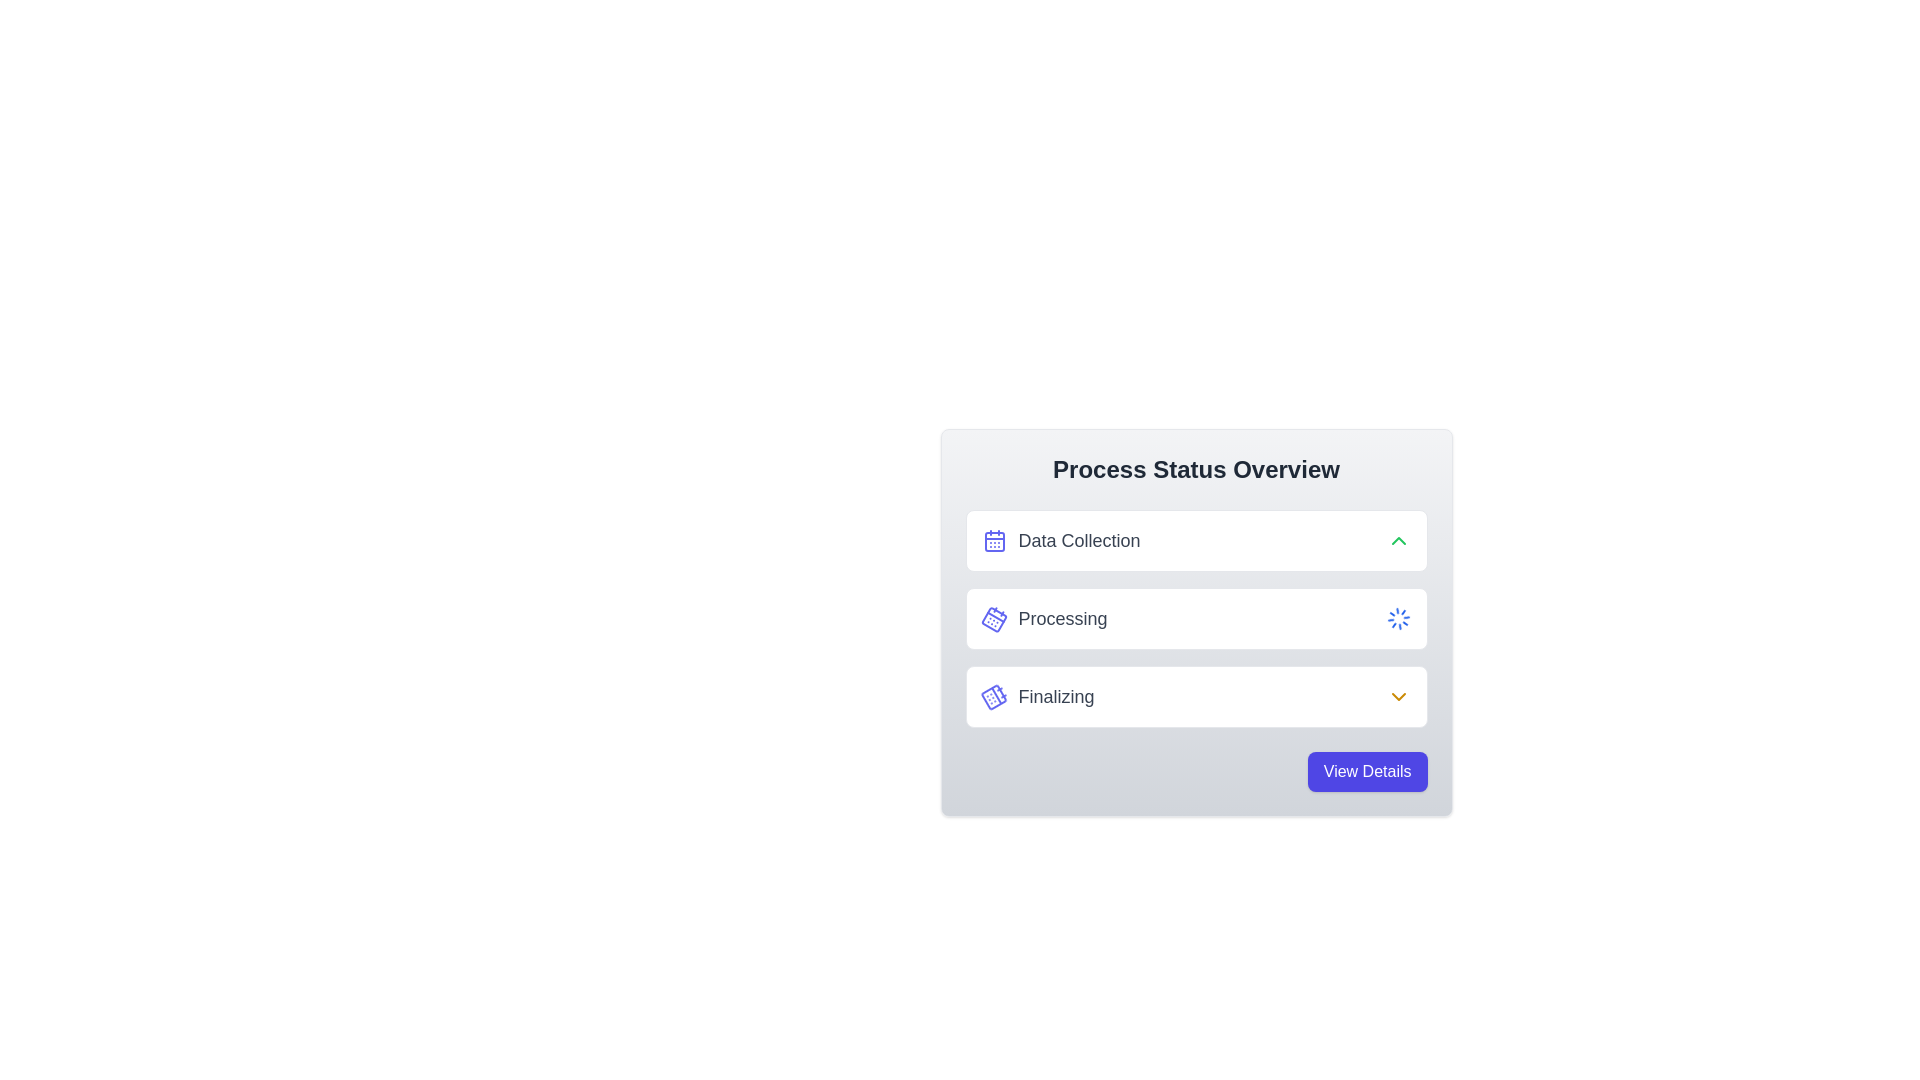  What do you see at coordinates (1062, 617) in the screenshot?
I see `the status label indicating 'Processing', which is the second entry in a vertical list of status labels, located between 'Data Collection' and 'Finalizing'` at bounding box center [1062, 617].